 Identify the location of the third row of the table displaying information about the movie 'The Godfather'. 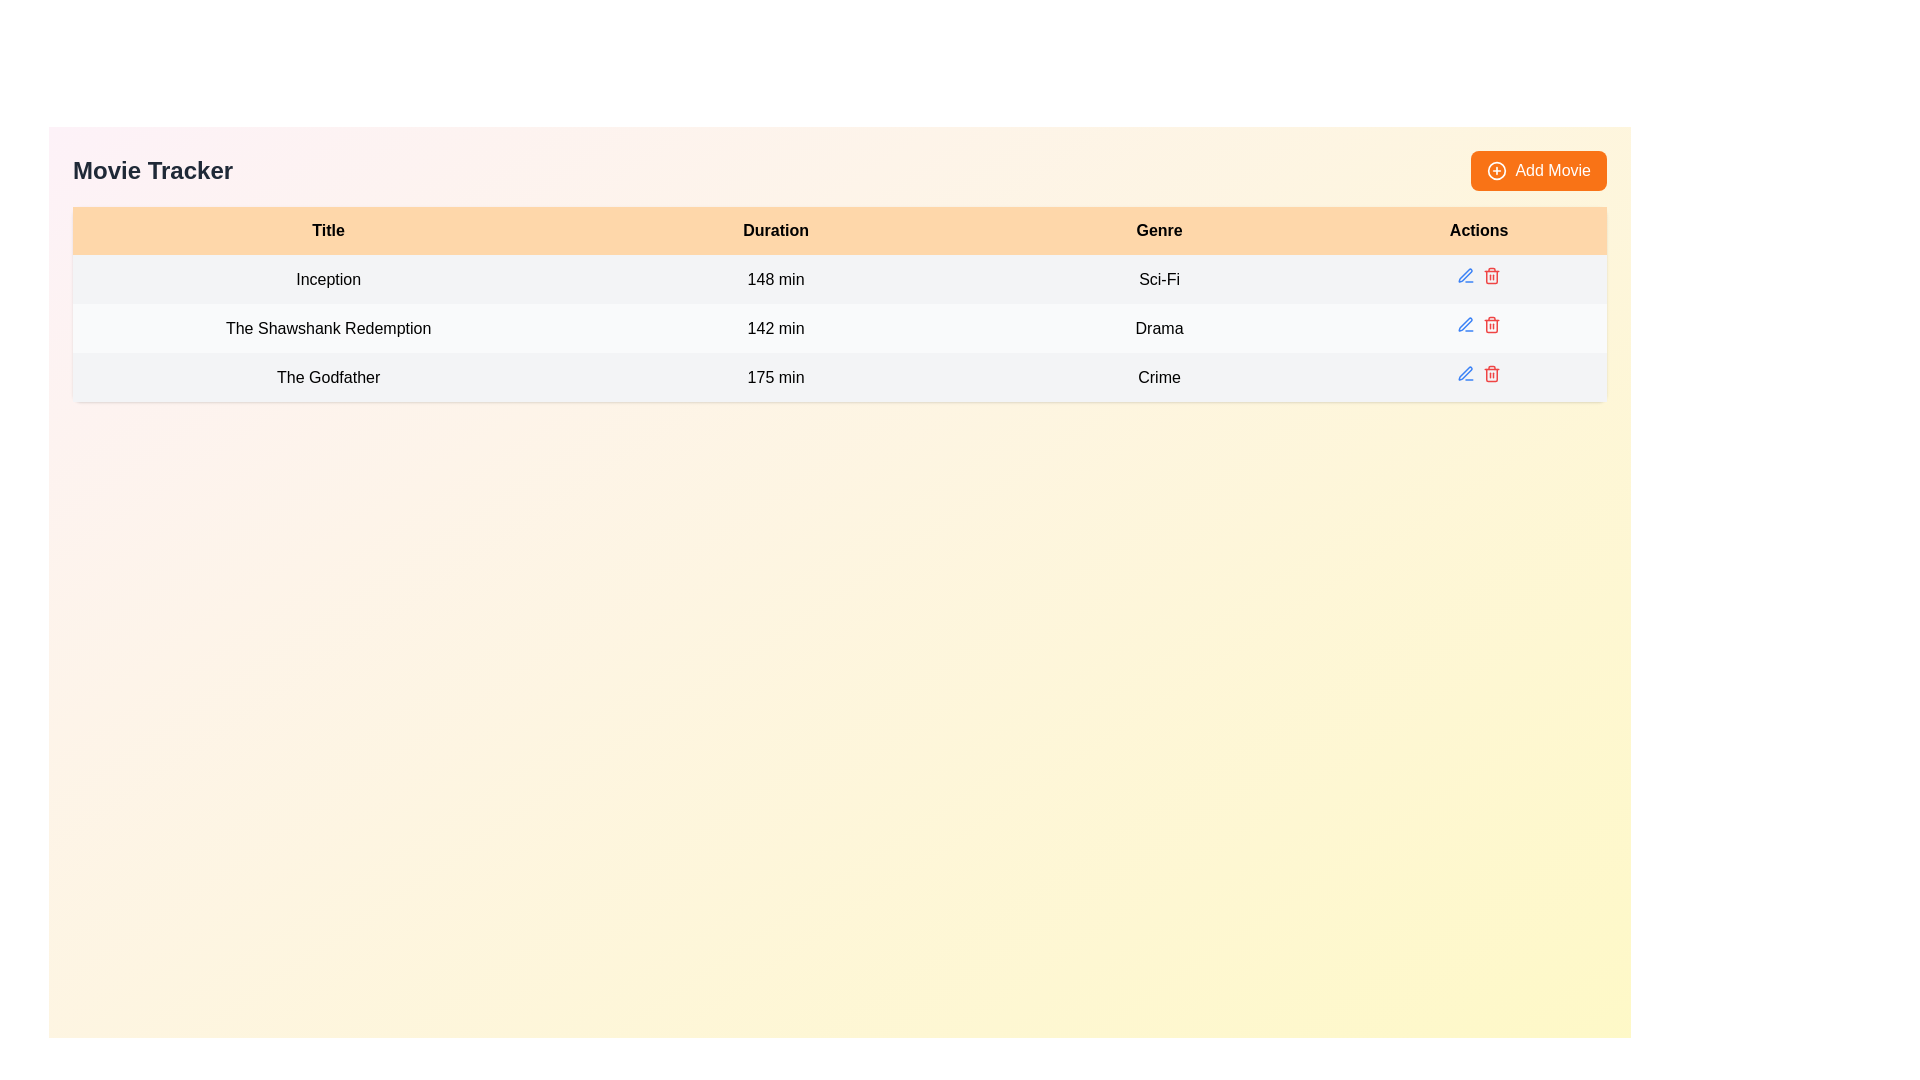
(840, 377).